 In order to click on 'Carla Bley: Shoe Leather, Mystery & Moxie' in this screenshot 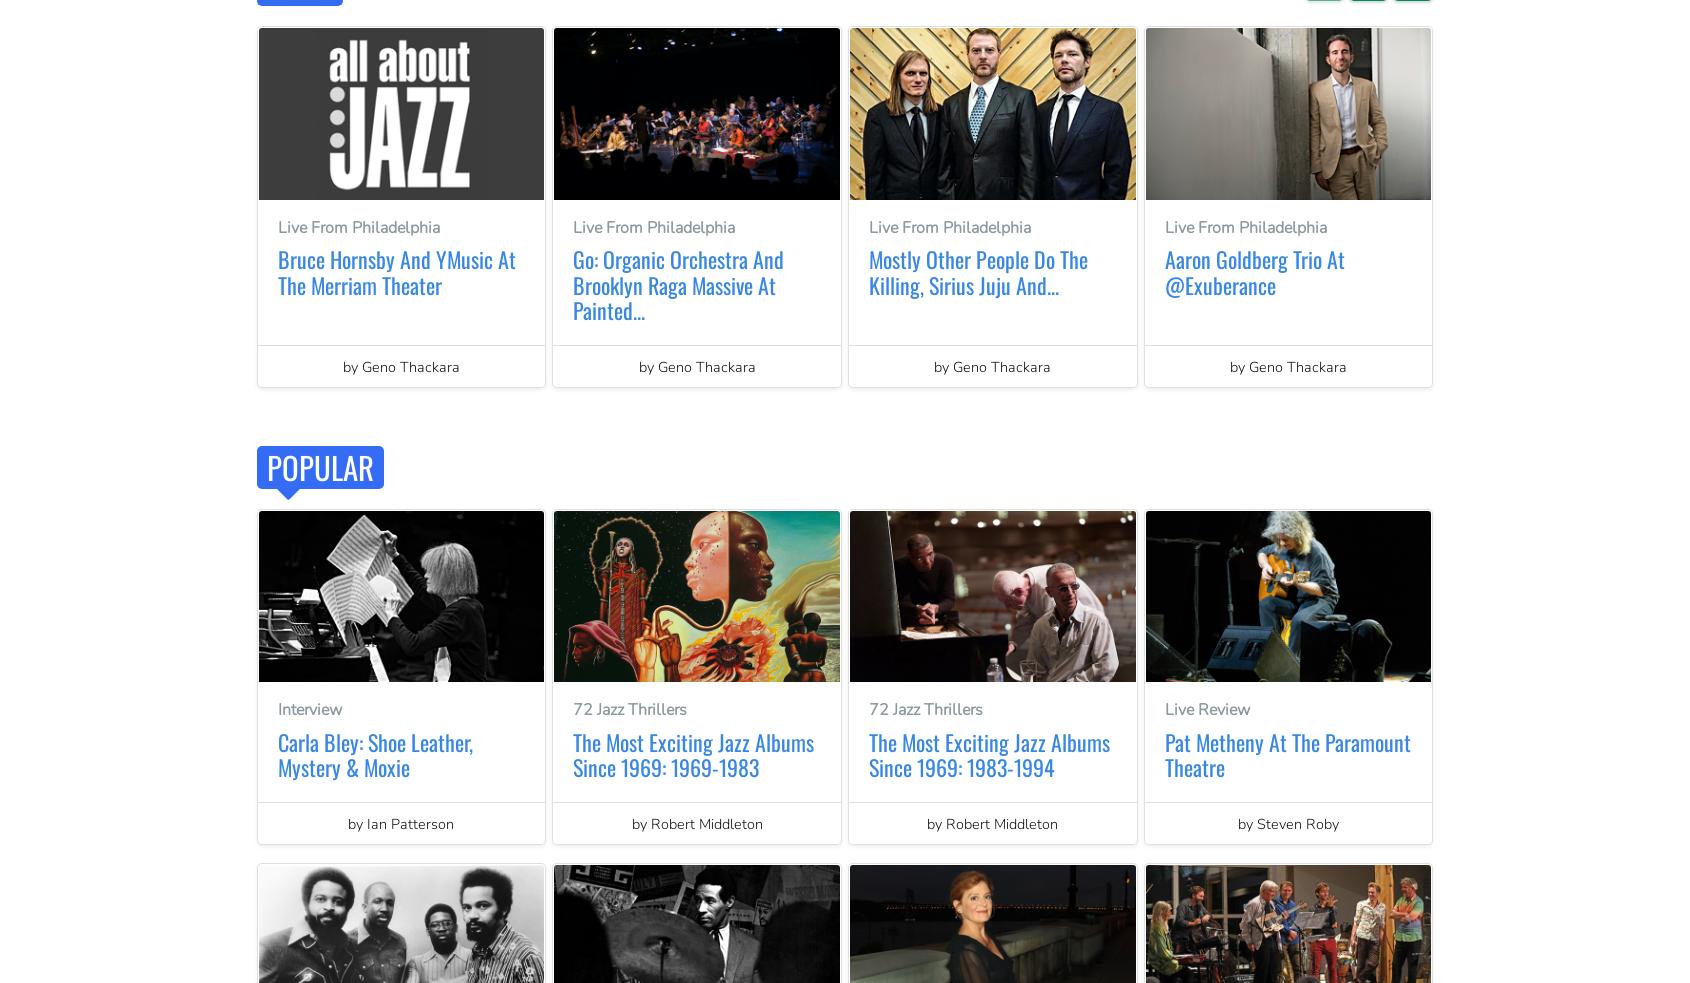, I will do `click(276, 752)`.